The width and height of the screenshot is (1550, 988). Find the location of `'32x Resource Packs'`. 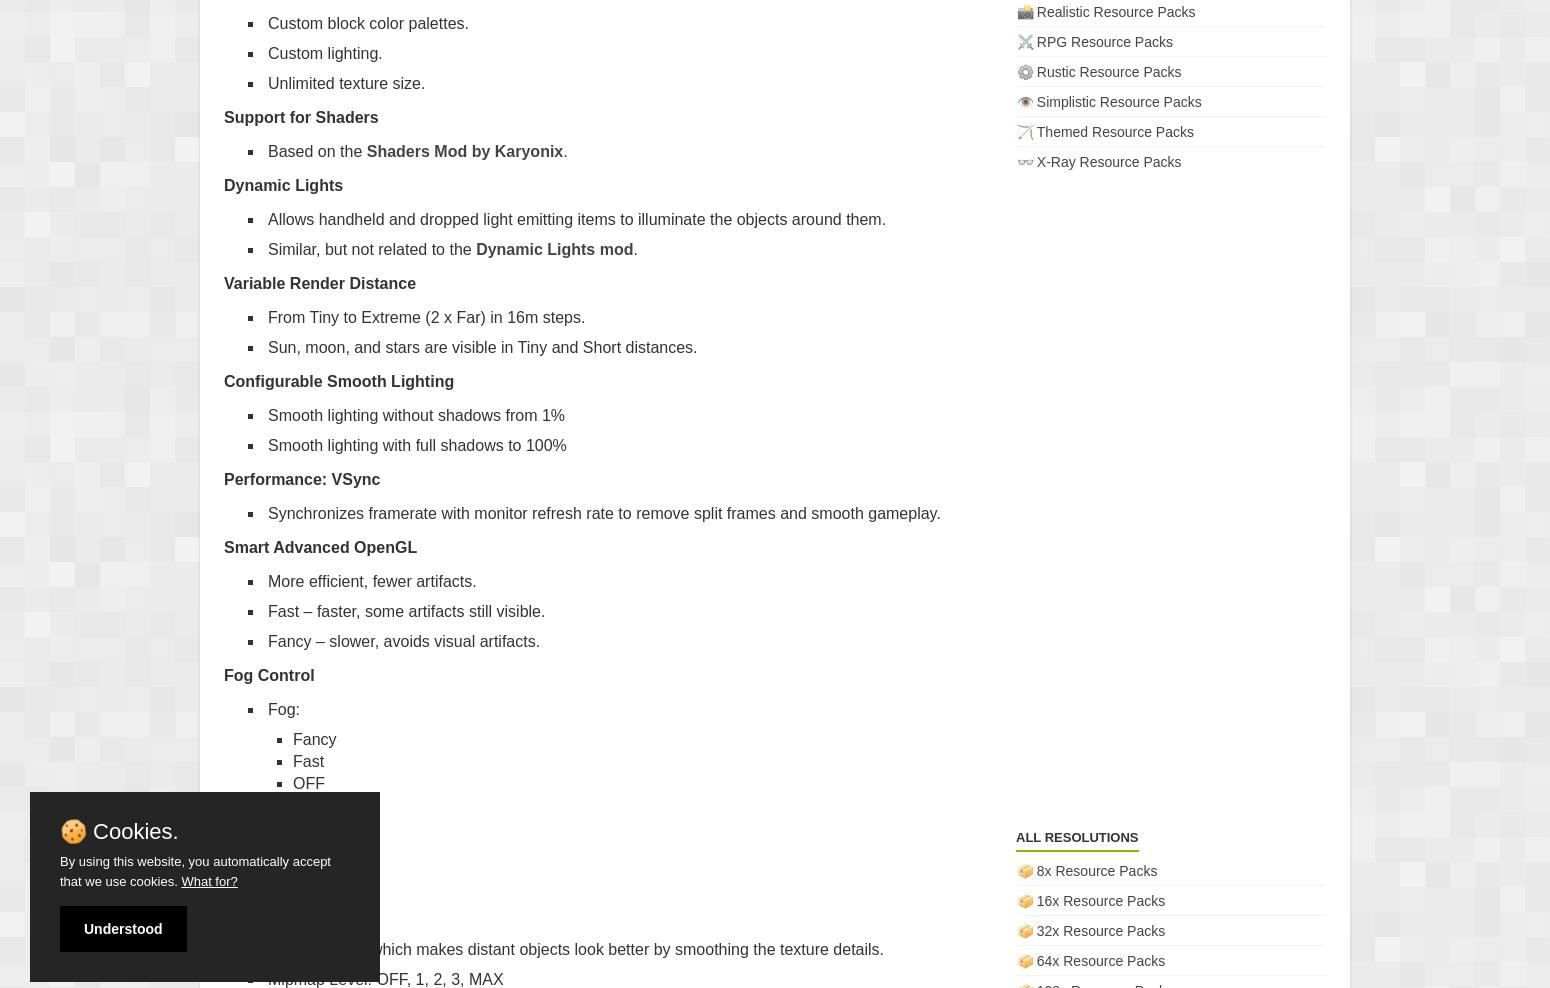

'32x Resource Packs' is located at coordinates (1099, 930).